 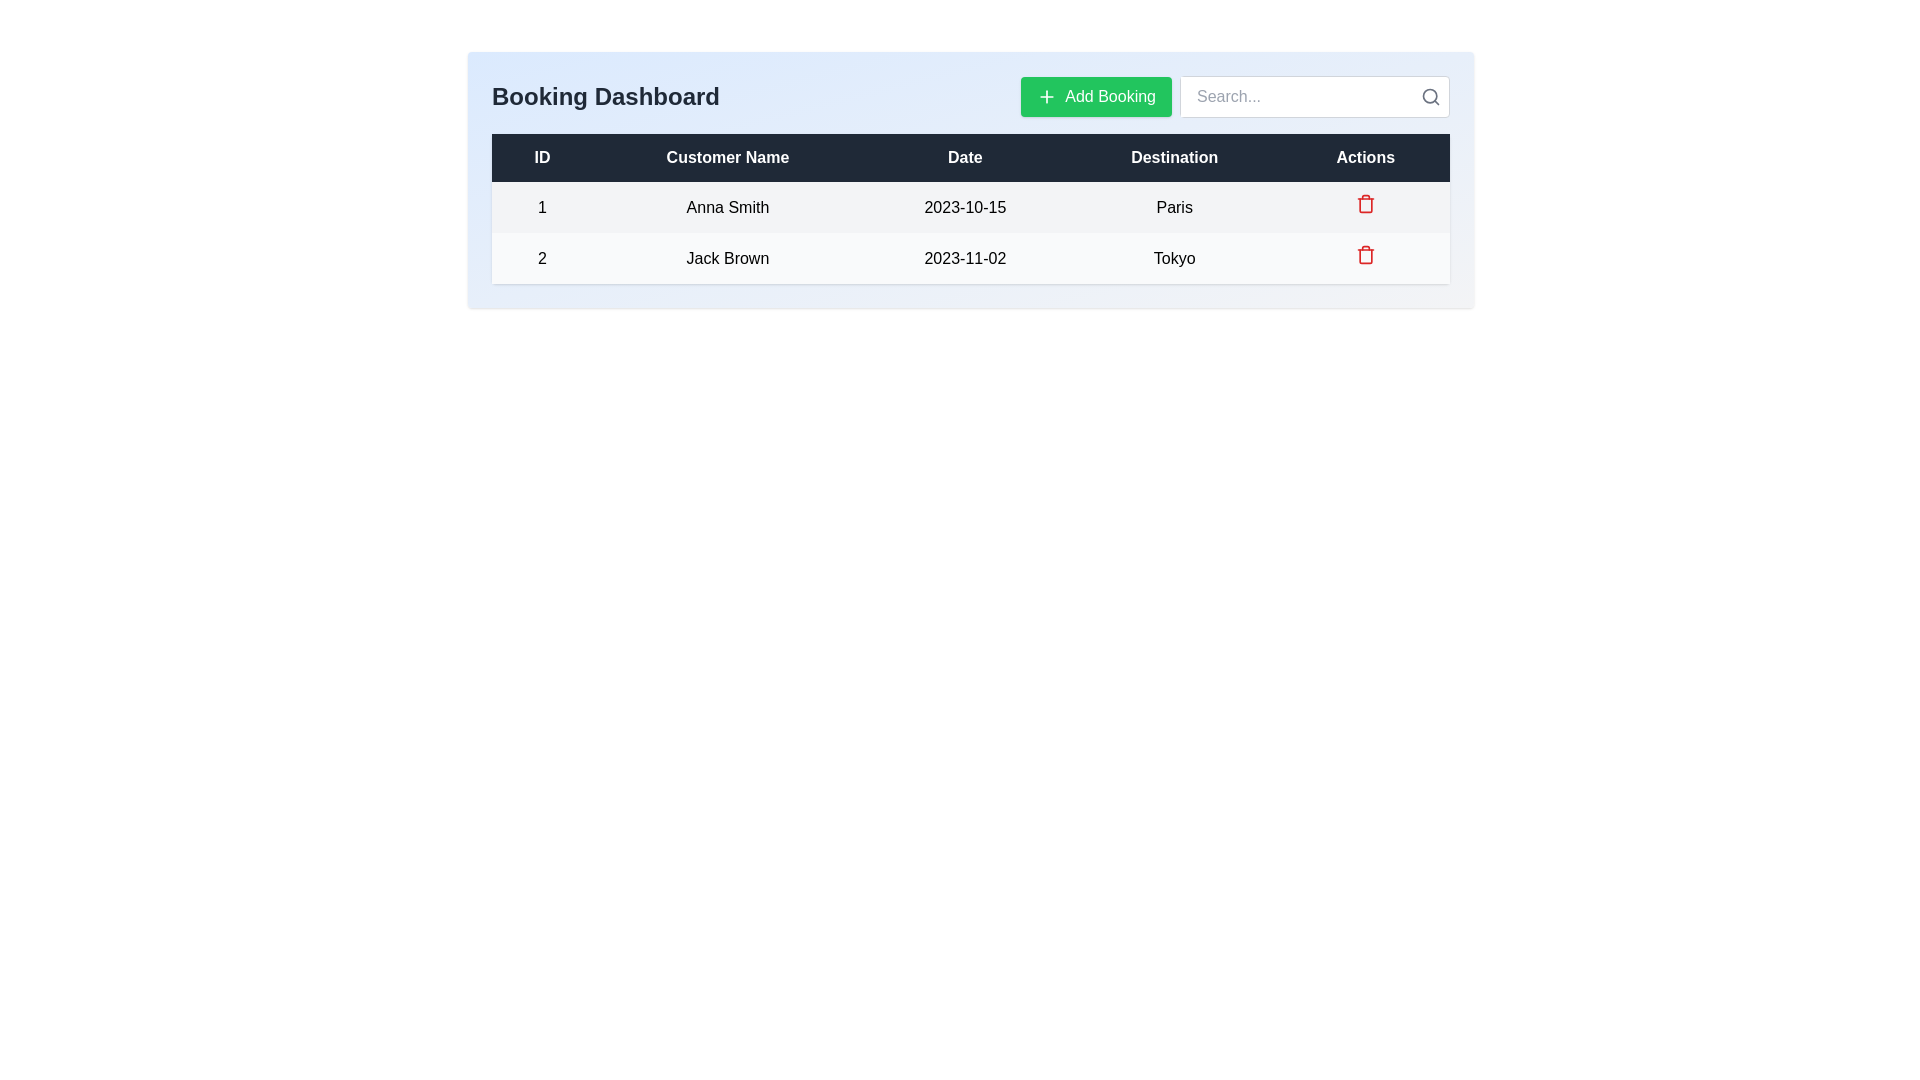 I want to click on the text label indicating the third column of the table, which contains dates, located between 'Customer Name' and 'Destination', so click(x=970, y=157).